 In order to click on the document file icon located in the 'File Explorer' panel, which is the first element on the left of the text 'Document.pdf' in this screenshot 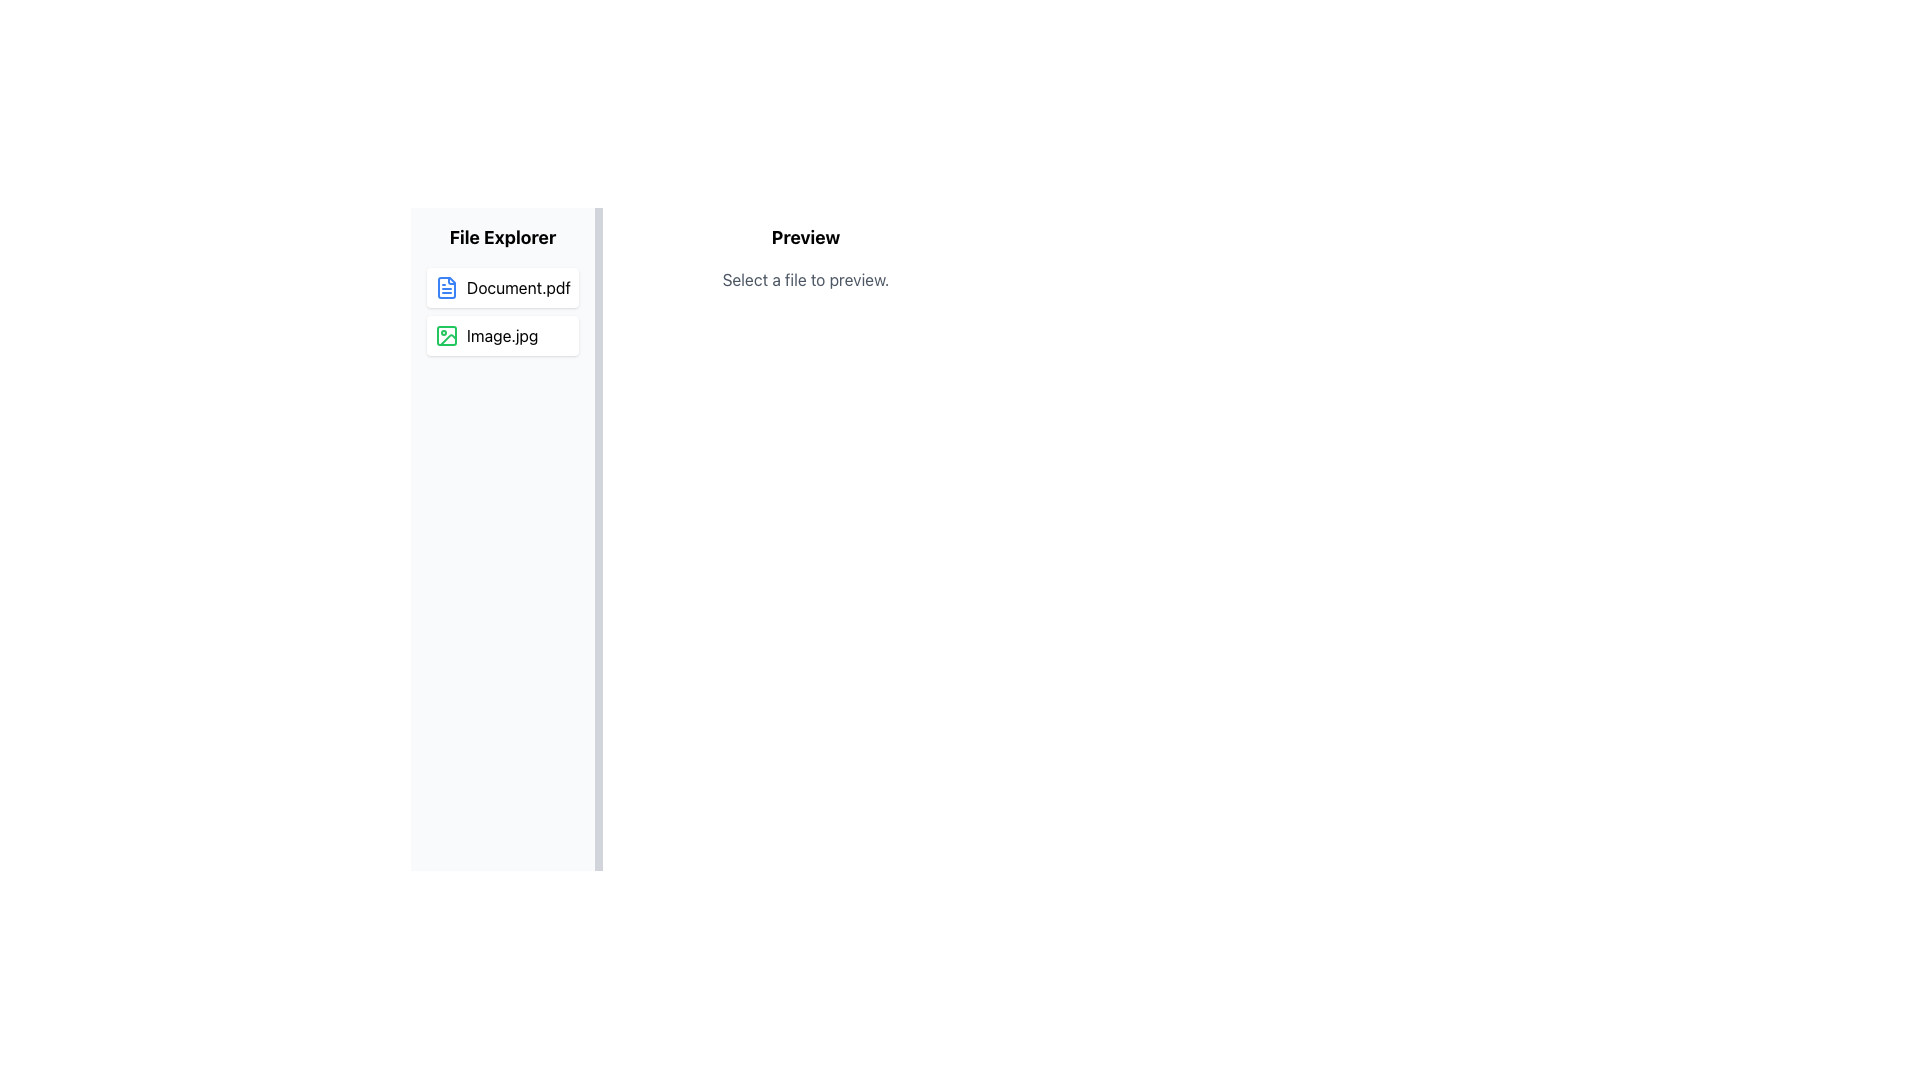, I will do `click(445, 288)`.